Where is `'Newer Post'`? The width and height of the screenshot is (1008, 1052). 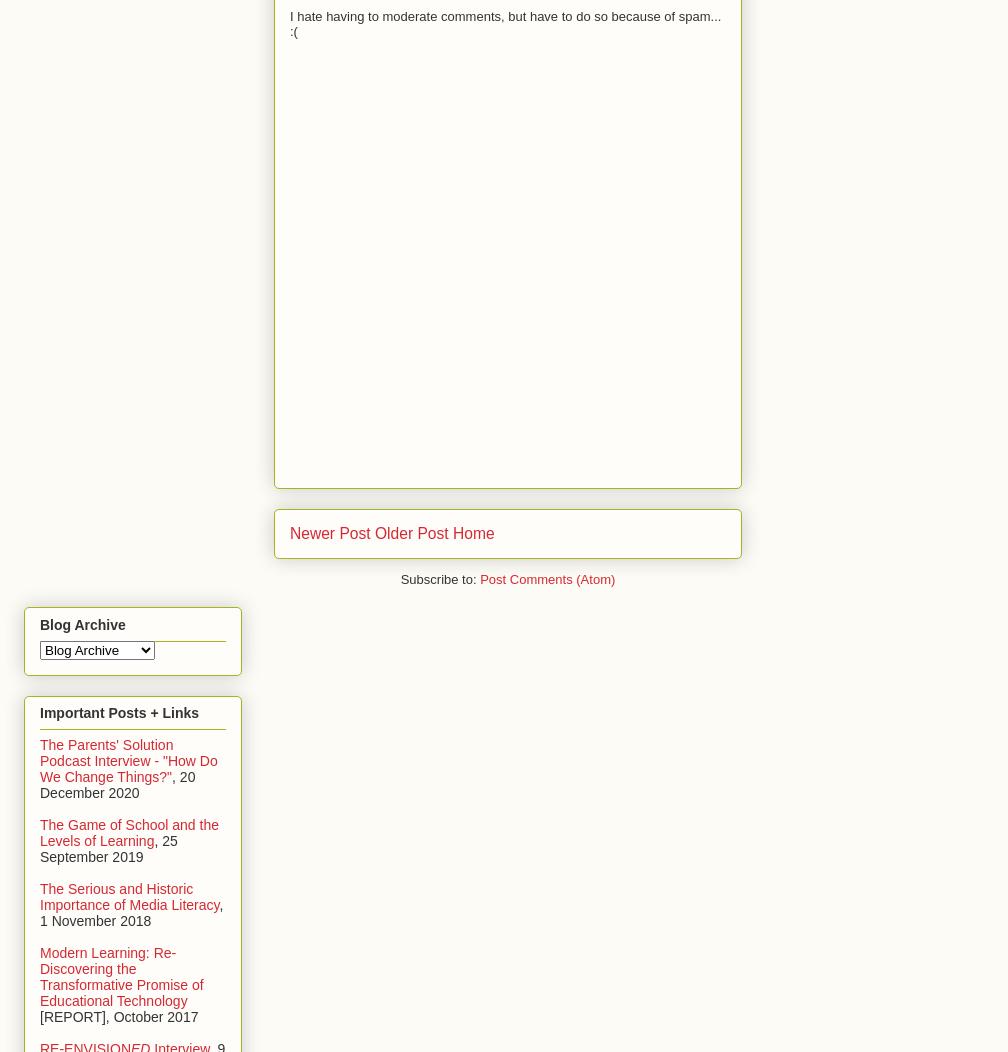 'Newer Post' is located at coordinates (330, 533).